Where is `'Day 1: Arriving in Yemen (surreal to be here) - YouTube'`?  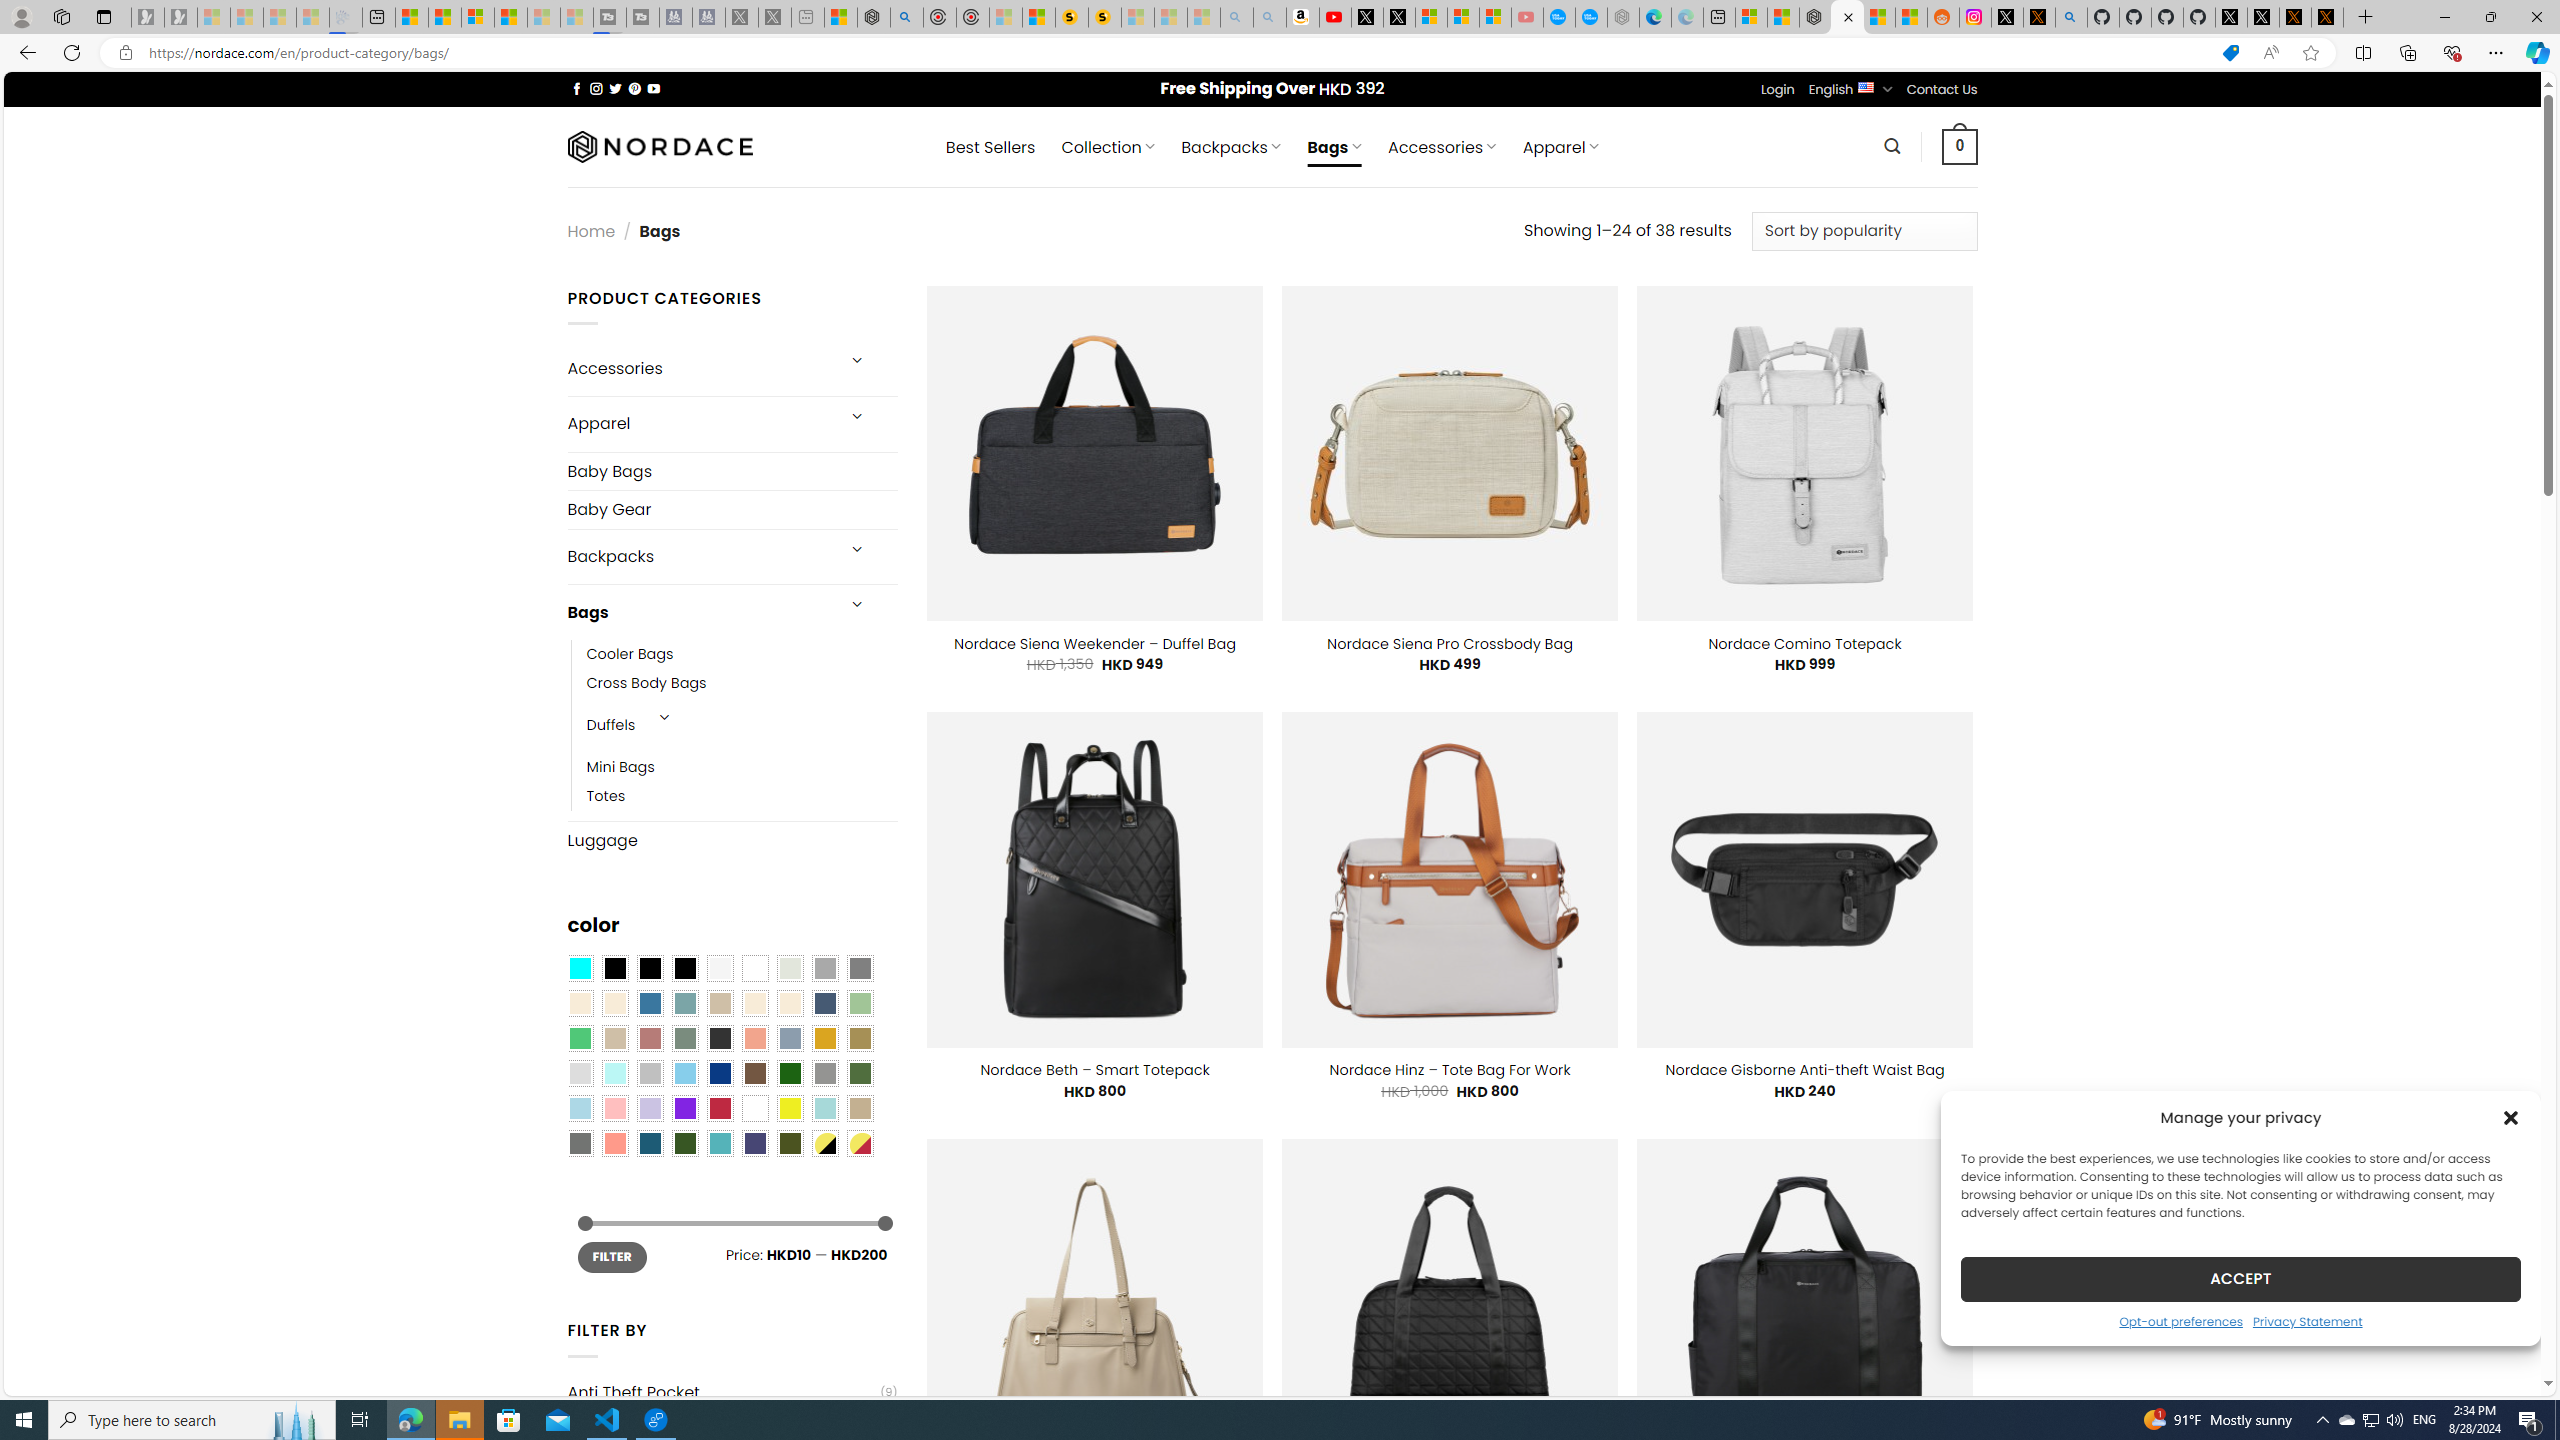
'Day 1: Arriving in Yemen (surreal to be here) - YouTube' is located at coordinates (1334, 16).